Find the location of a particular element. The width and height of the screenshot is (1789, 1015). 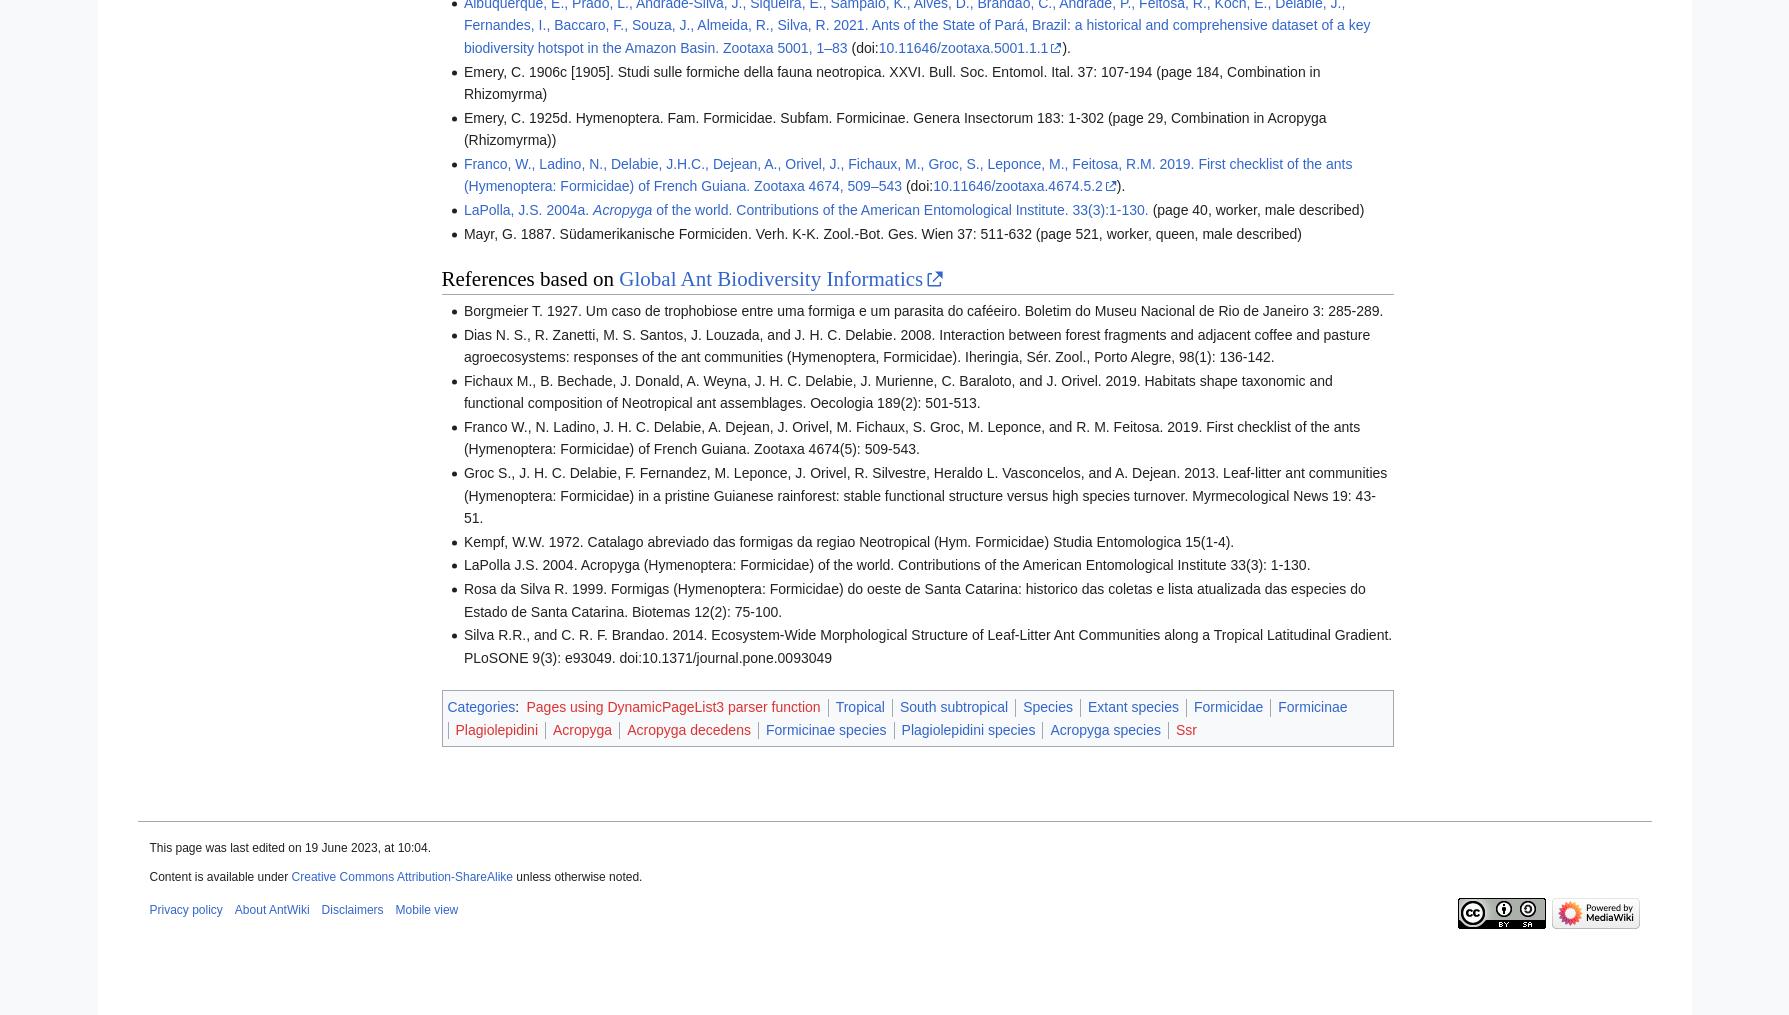

'Rosa da Silva R. 1999. Formigas (Hymenoptera: Formicidae) do oeste de Santa Catarina: historico das coletas e lista atualizada das especies do Estado de Santa Catarina. Biotemas 12(2): 75-100.' is located at coordinates (913, 598).